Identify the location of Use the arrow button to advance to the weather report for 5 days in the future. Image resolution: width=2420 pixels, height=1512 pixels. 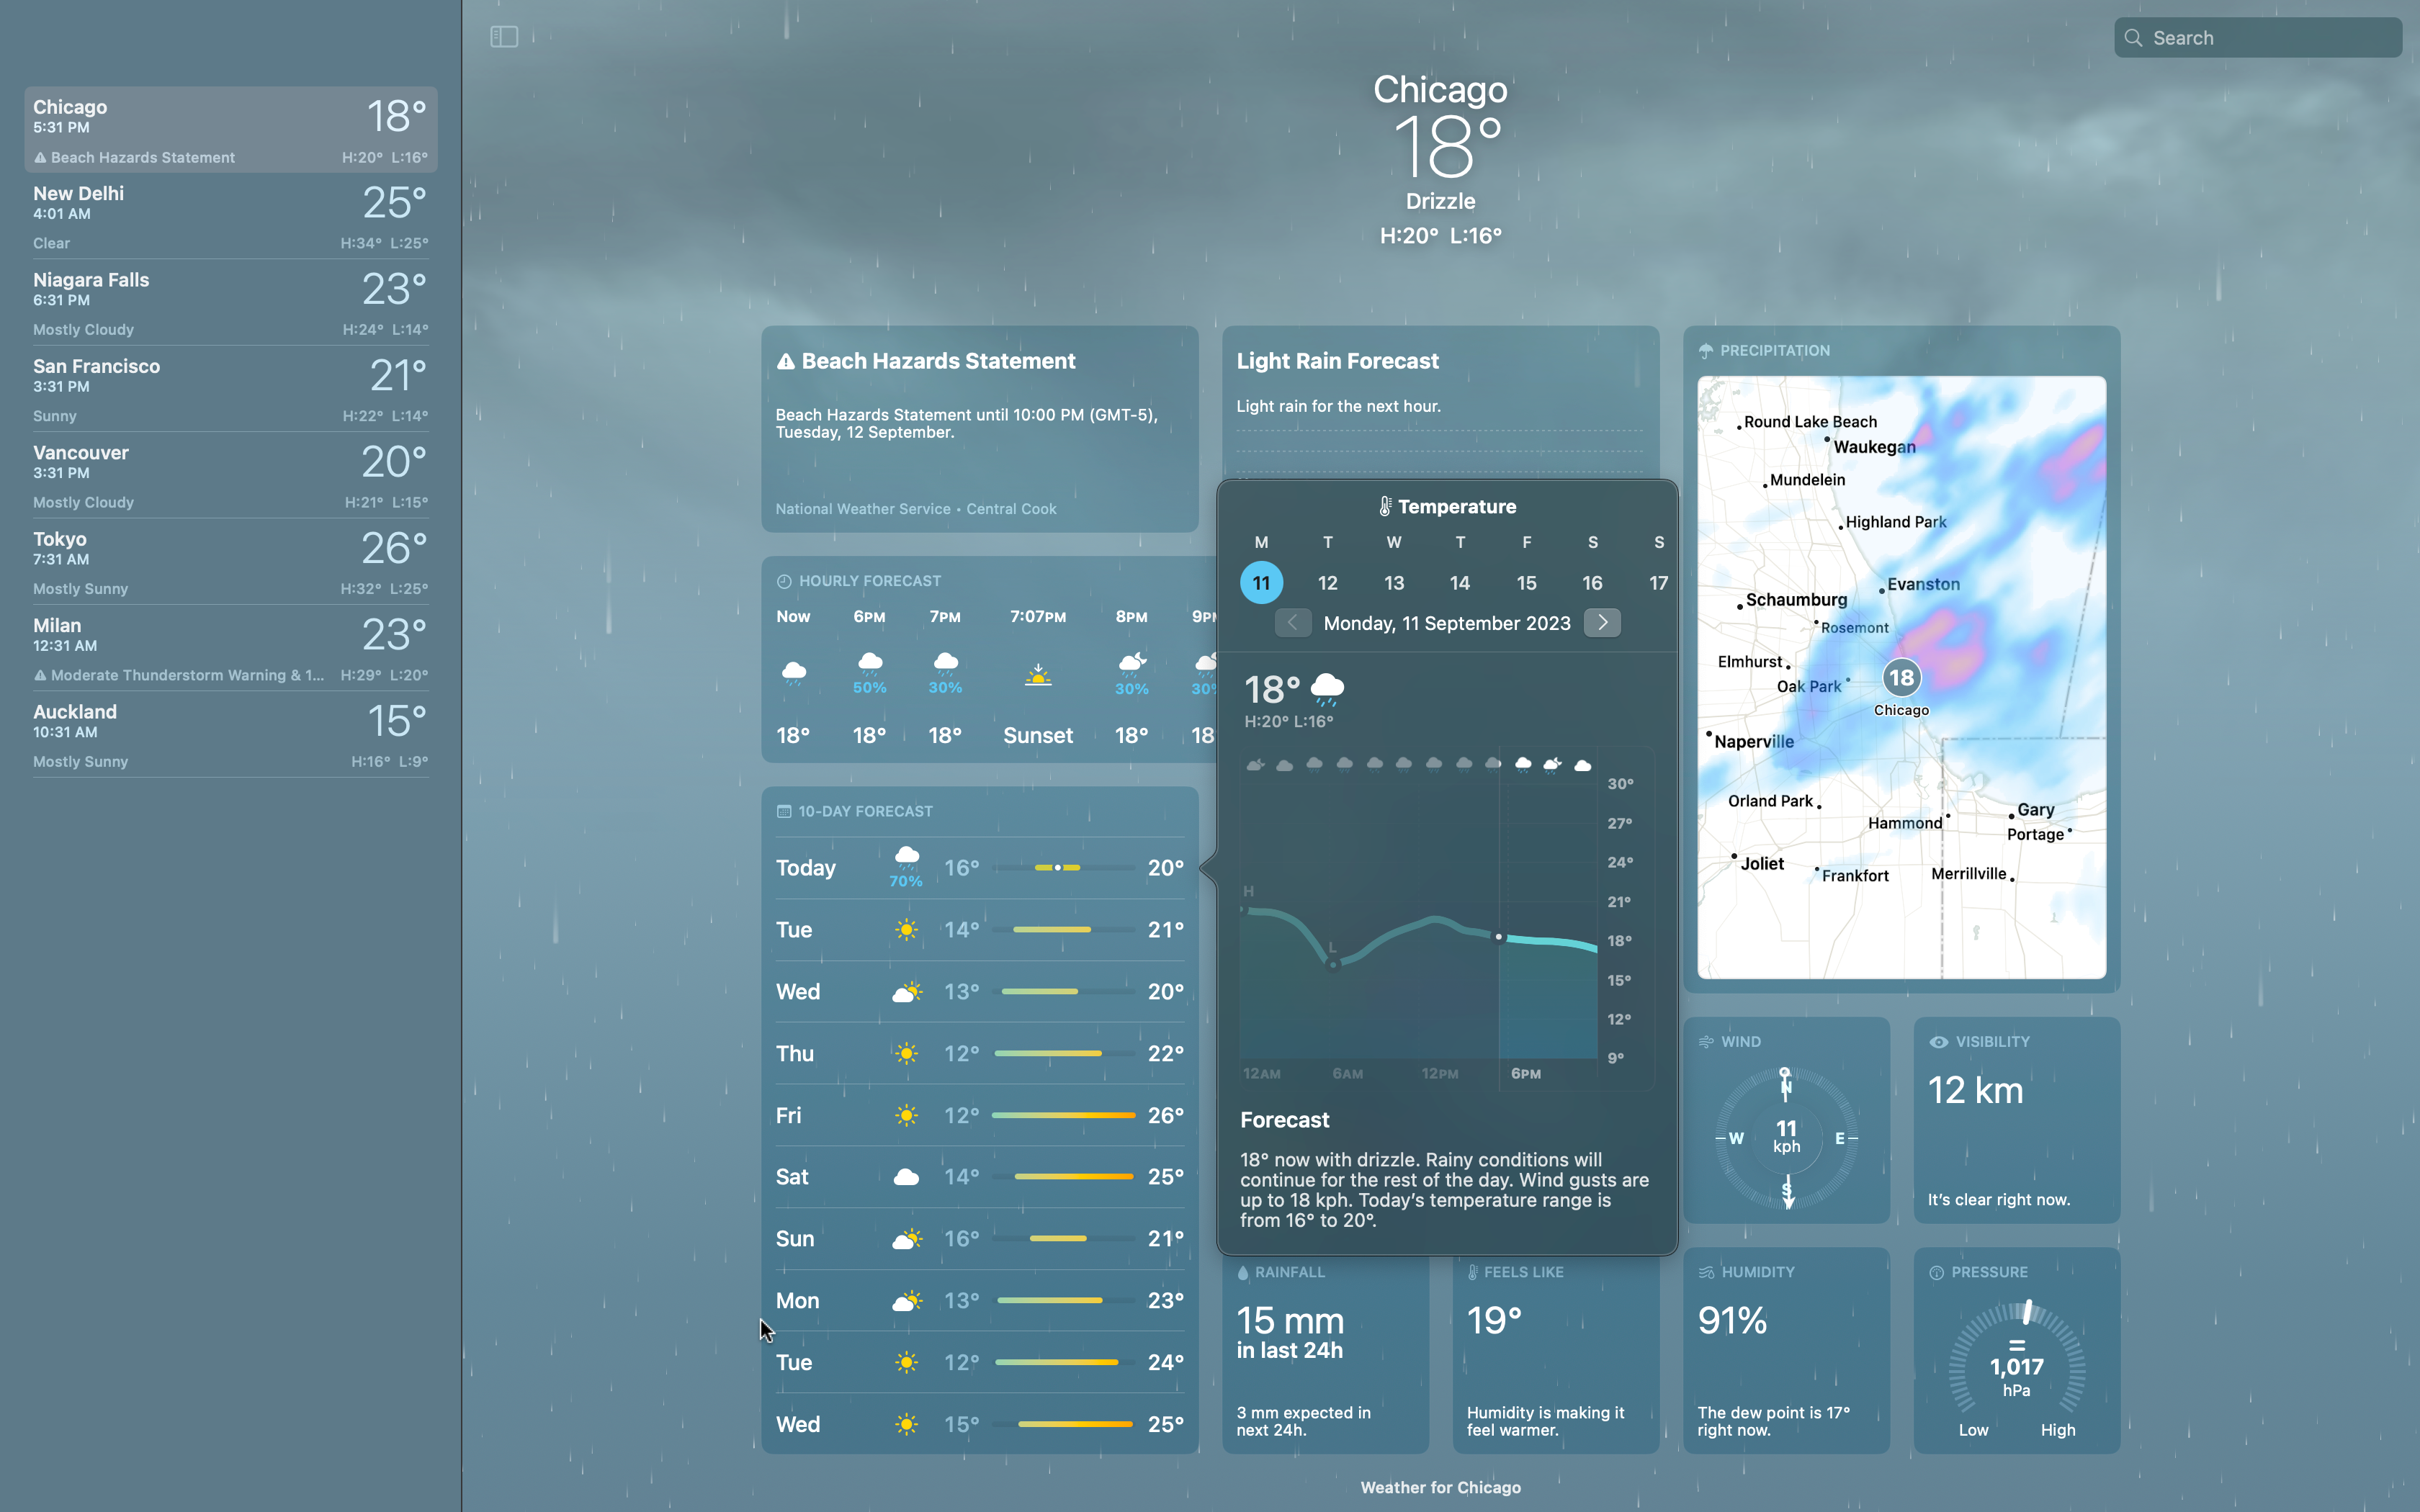
(1600, 621).